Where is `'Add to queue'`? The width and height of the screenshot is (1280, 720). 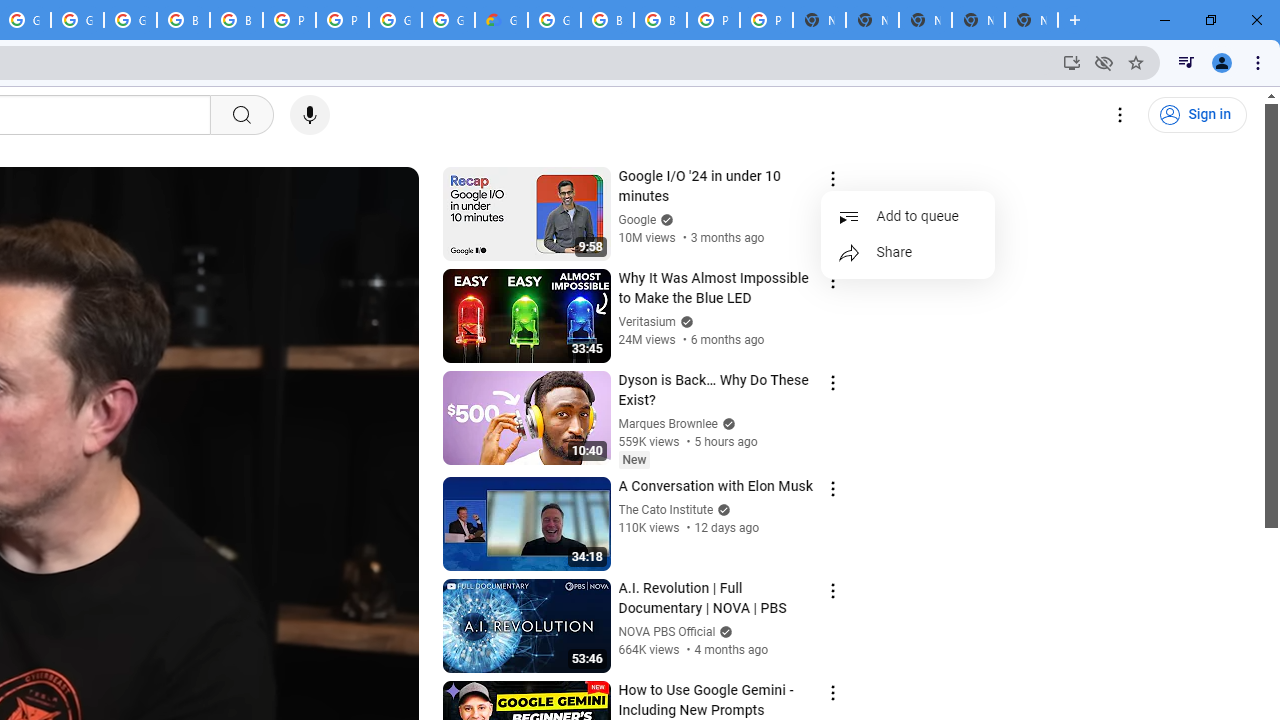 'Add to queue' is located at coordinates (907, 216).